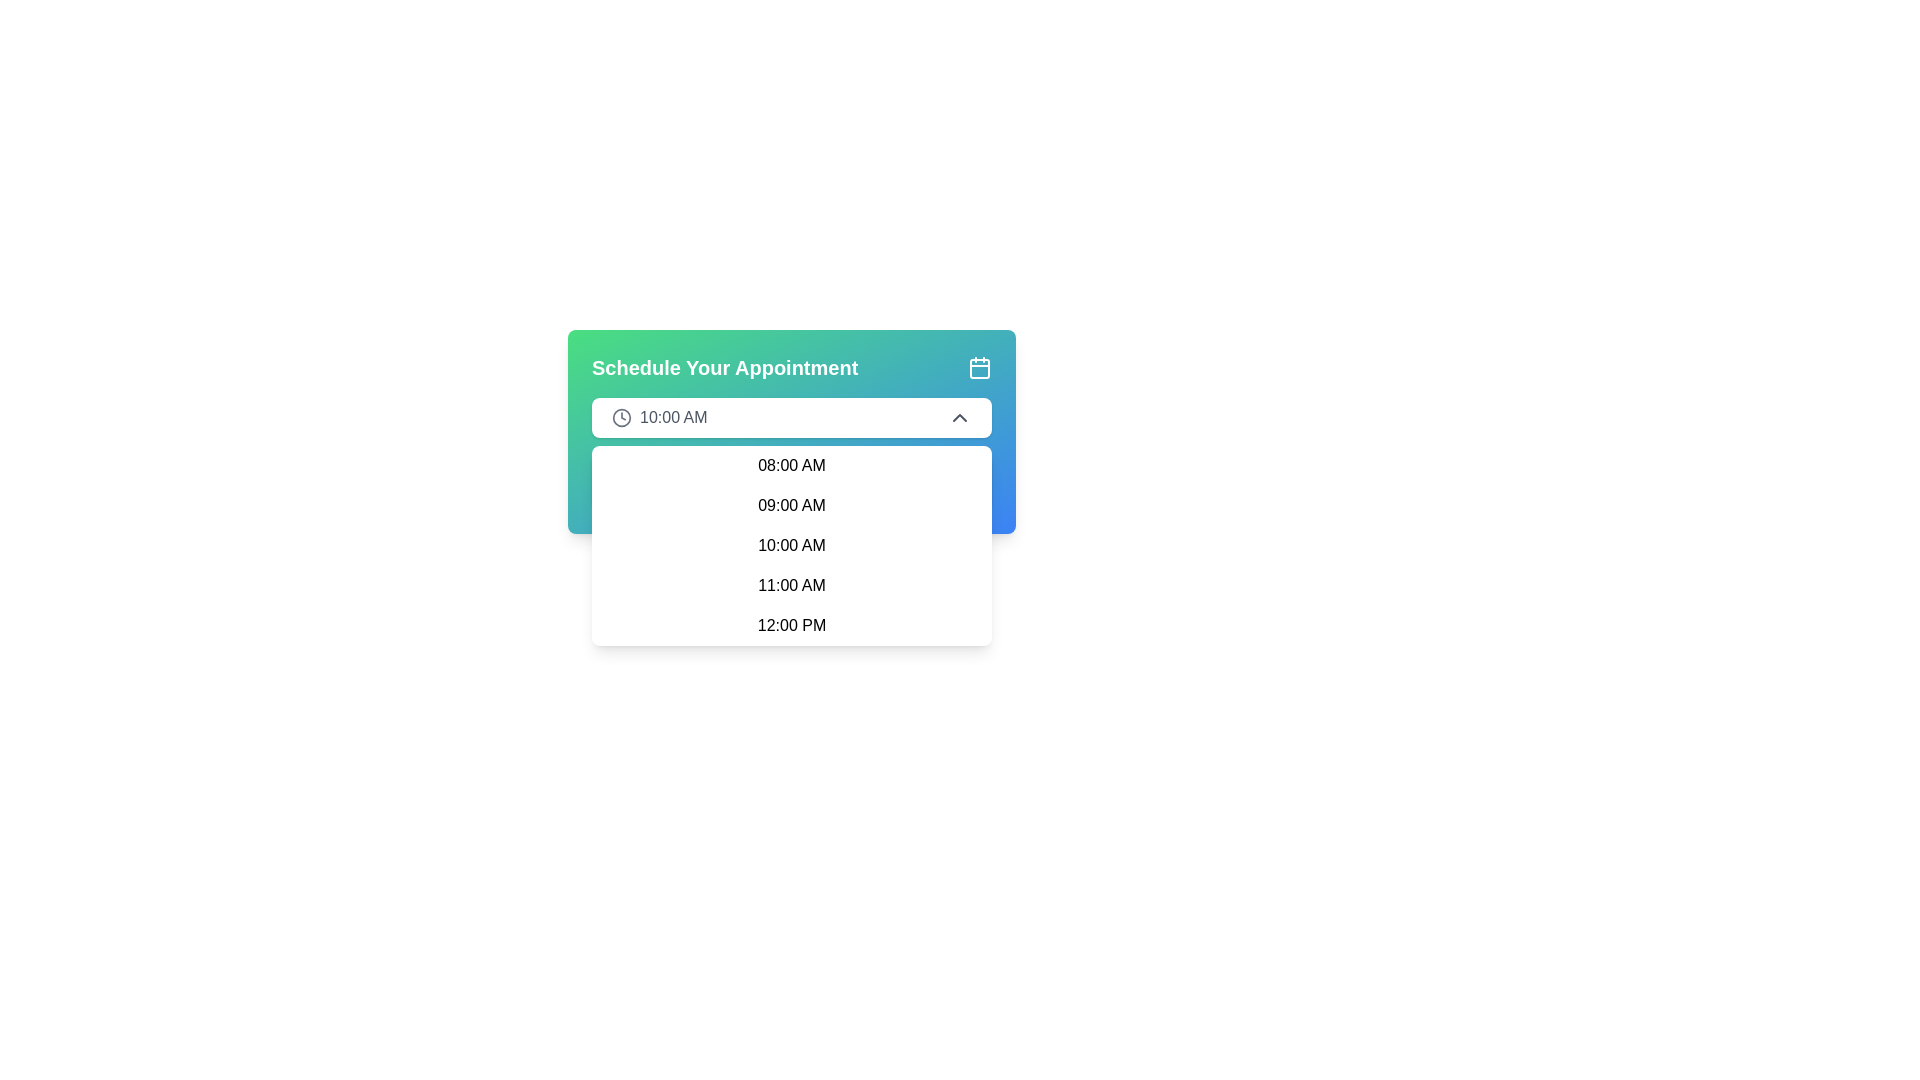  I want to click on the circular SVG graphic element that is part of the clock icon, located on the left side of the time selection field in the 'Schedule Your Appointment' area, so click(621, 416).